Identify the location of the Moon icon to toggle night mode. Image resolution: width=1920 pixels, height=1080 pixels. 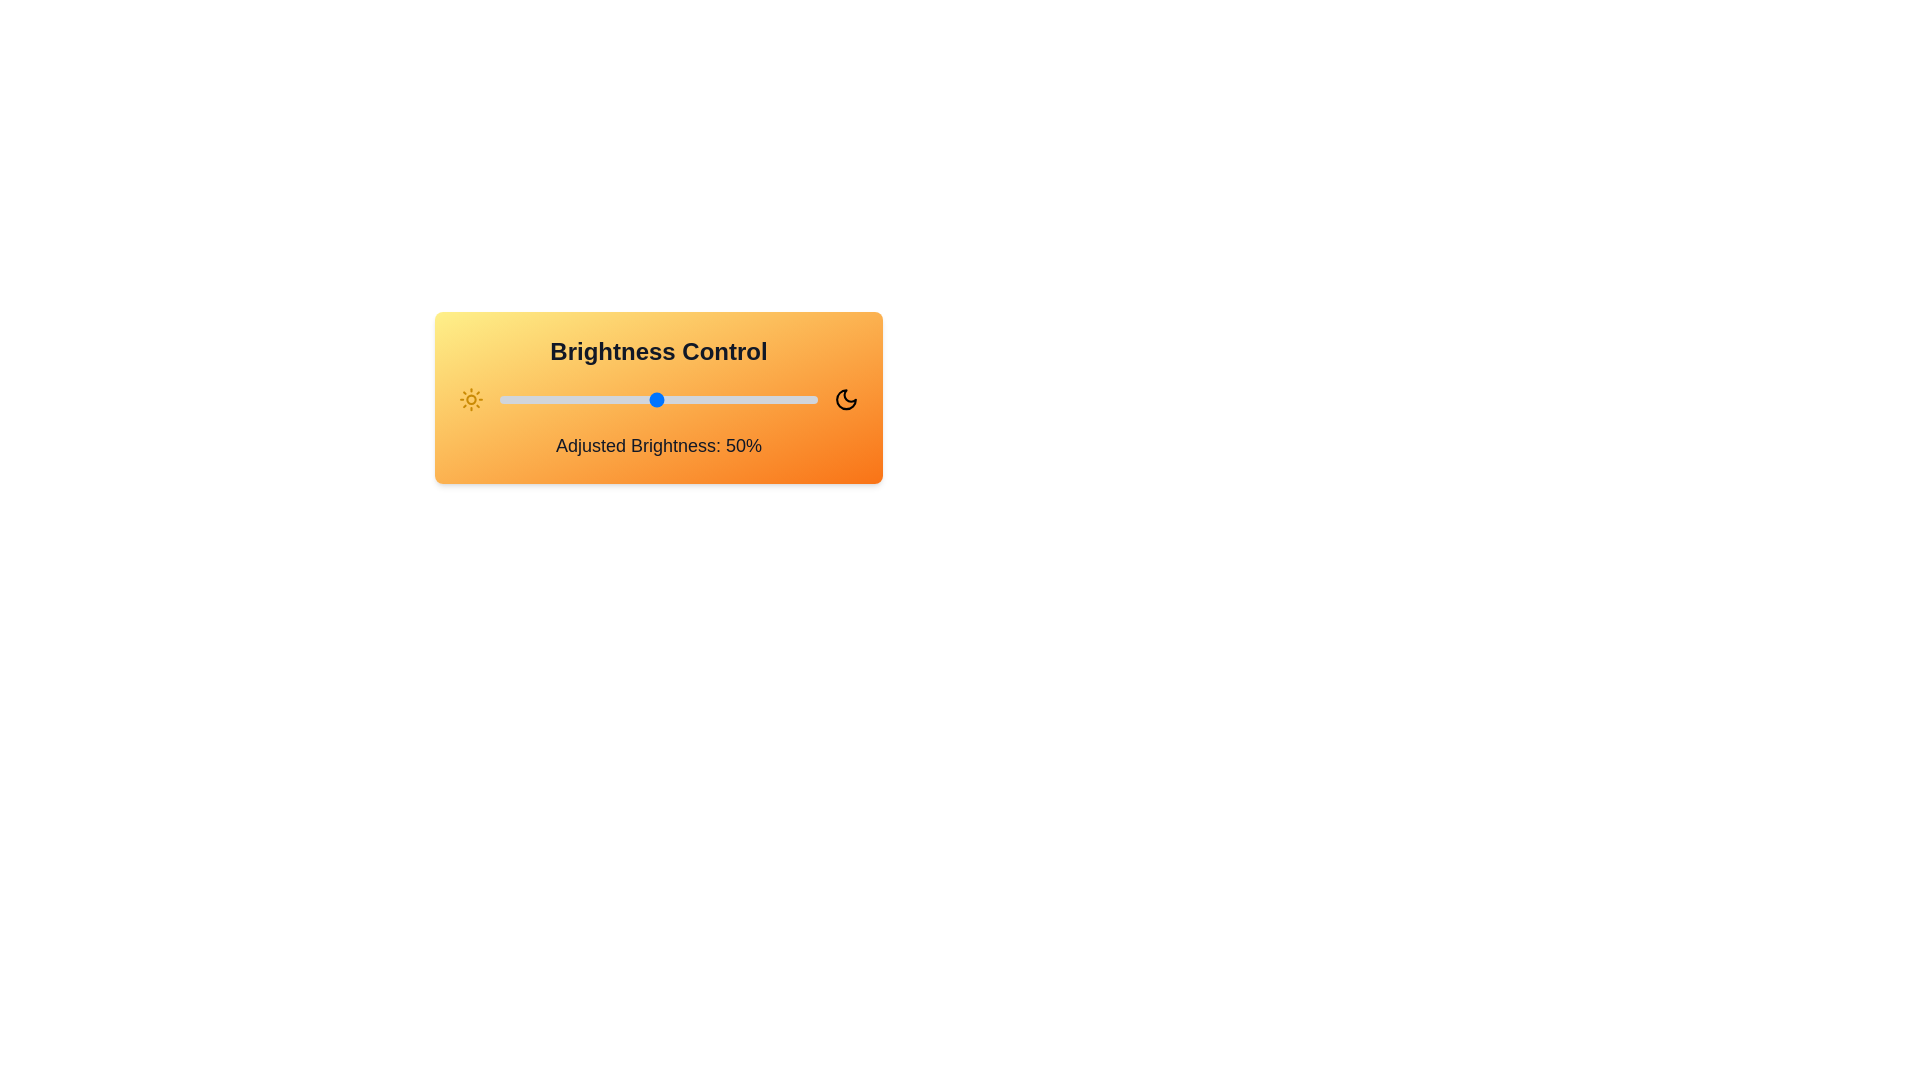
(845, 400).